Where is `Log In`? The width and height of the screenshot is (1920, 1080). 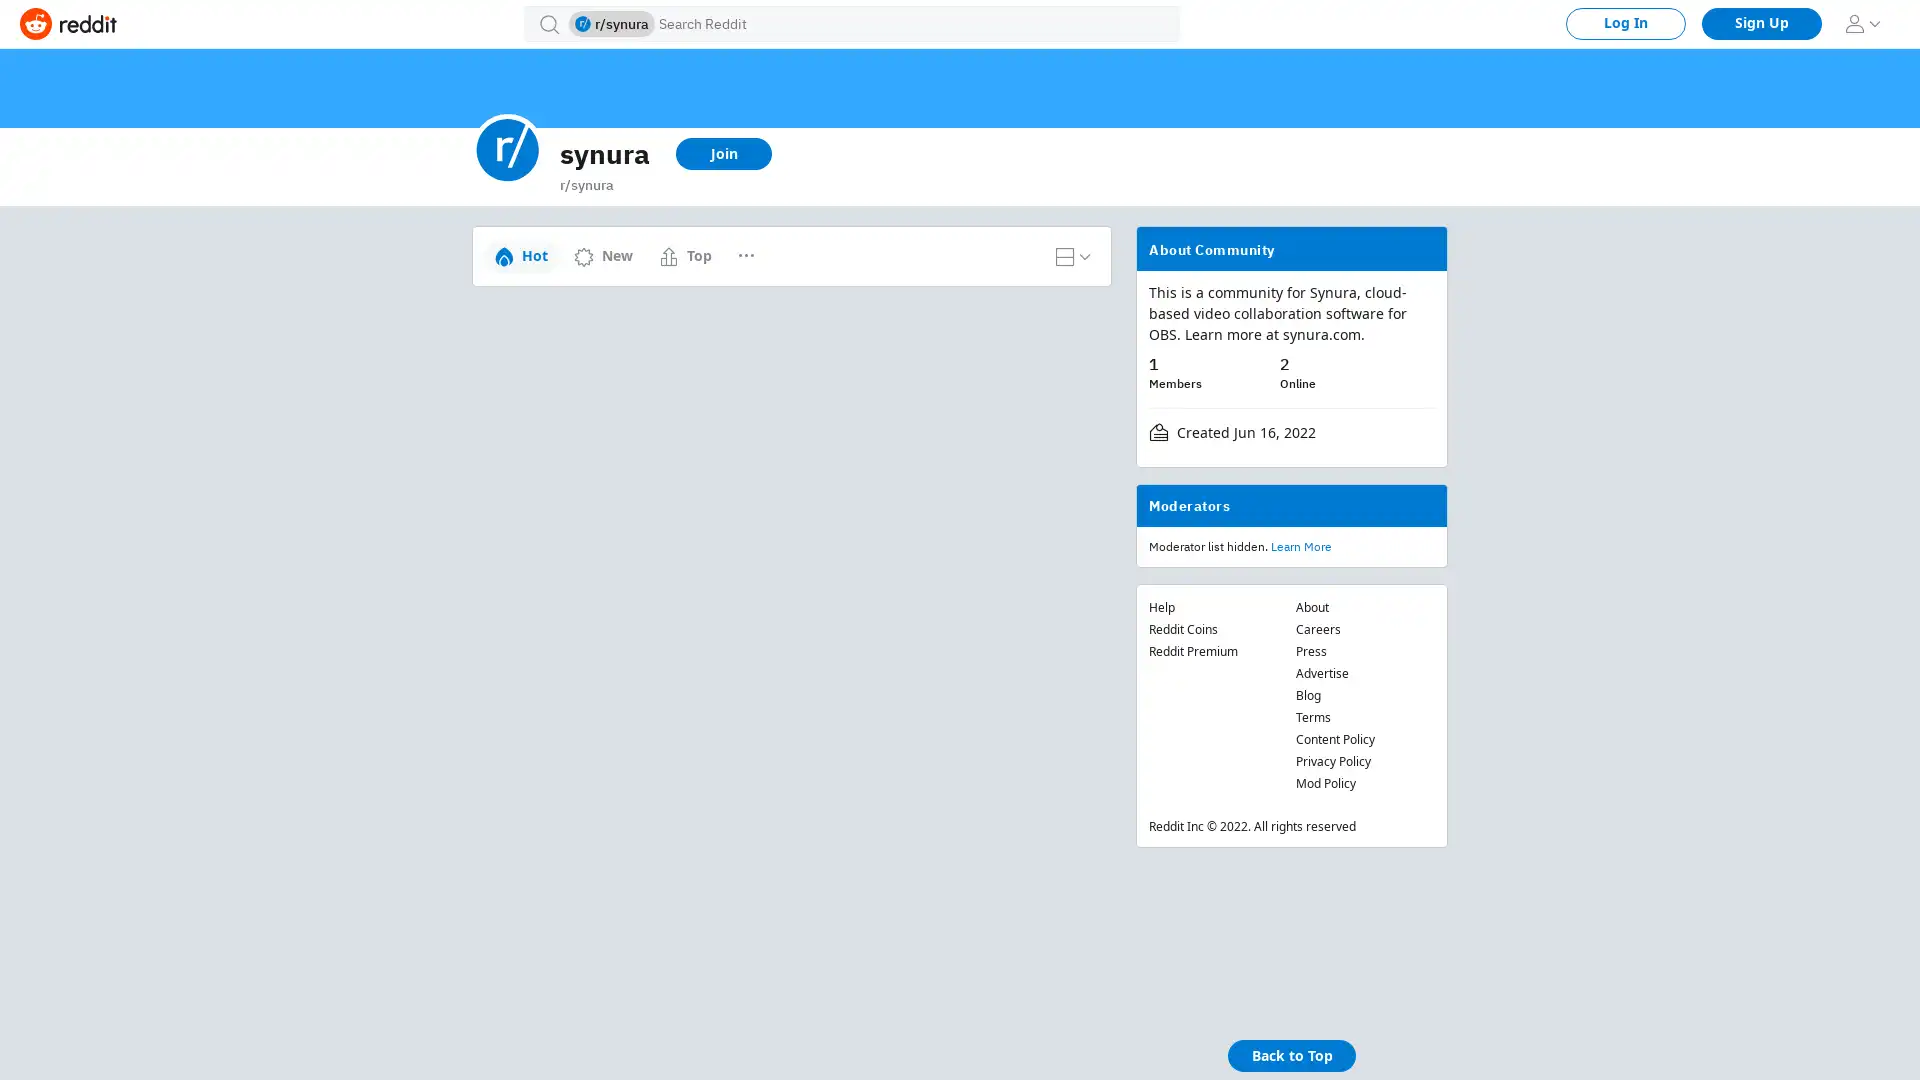
Log In is located at coordinates (1626, 23).